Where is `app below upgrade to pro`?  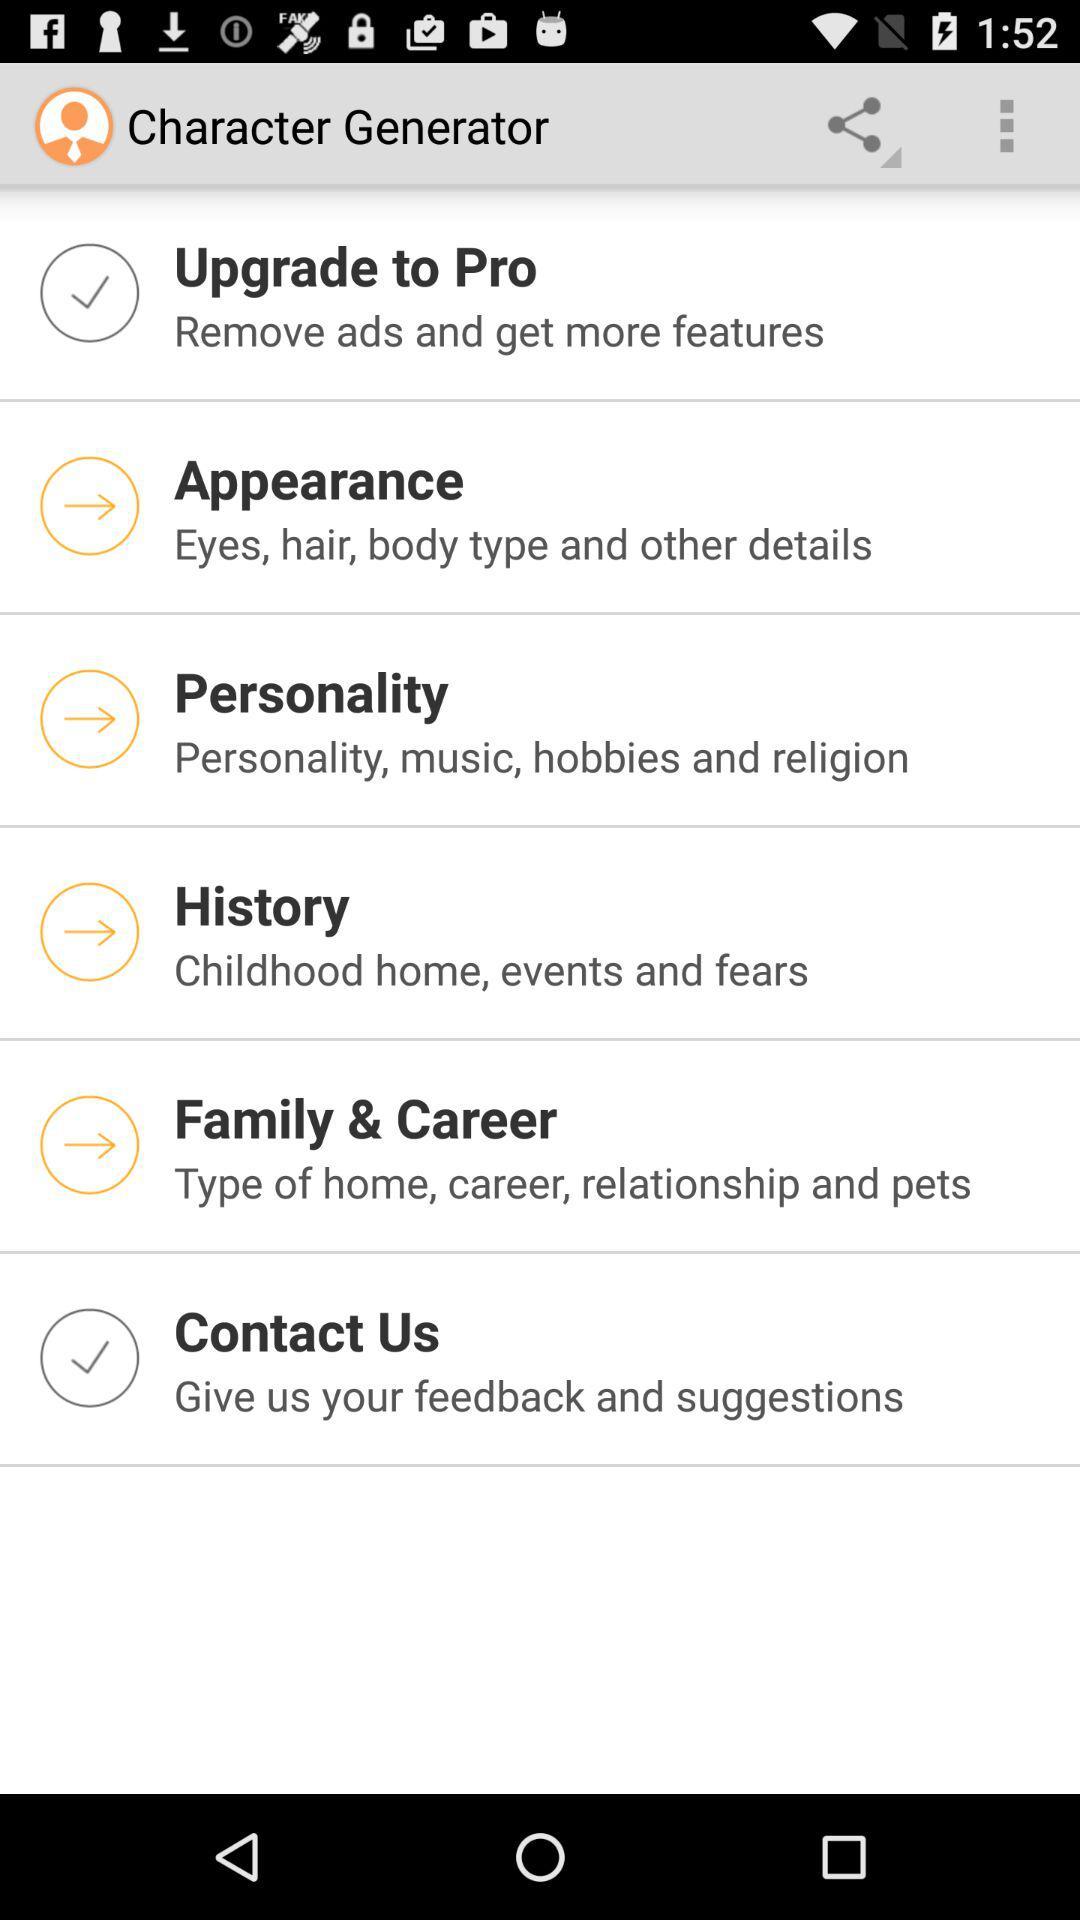
app below upgrade to pro is located at coordinates (613, 330).